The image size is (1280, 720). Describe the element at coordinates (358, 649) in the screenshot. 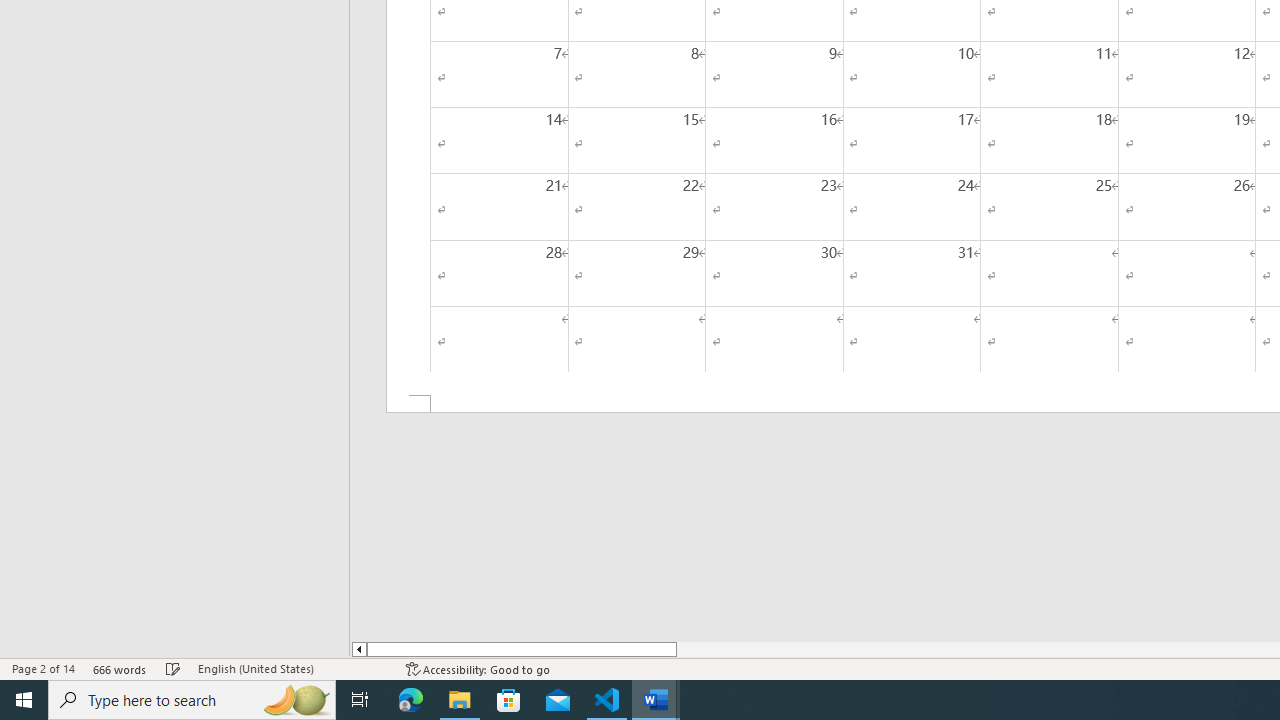

I see `'Column left'` at that location.